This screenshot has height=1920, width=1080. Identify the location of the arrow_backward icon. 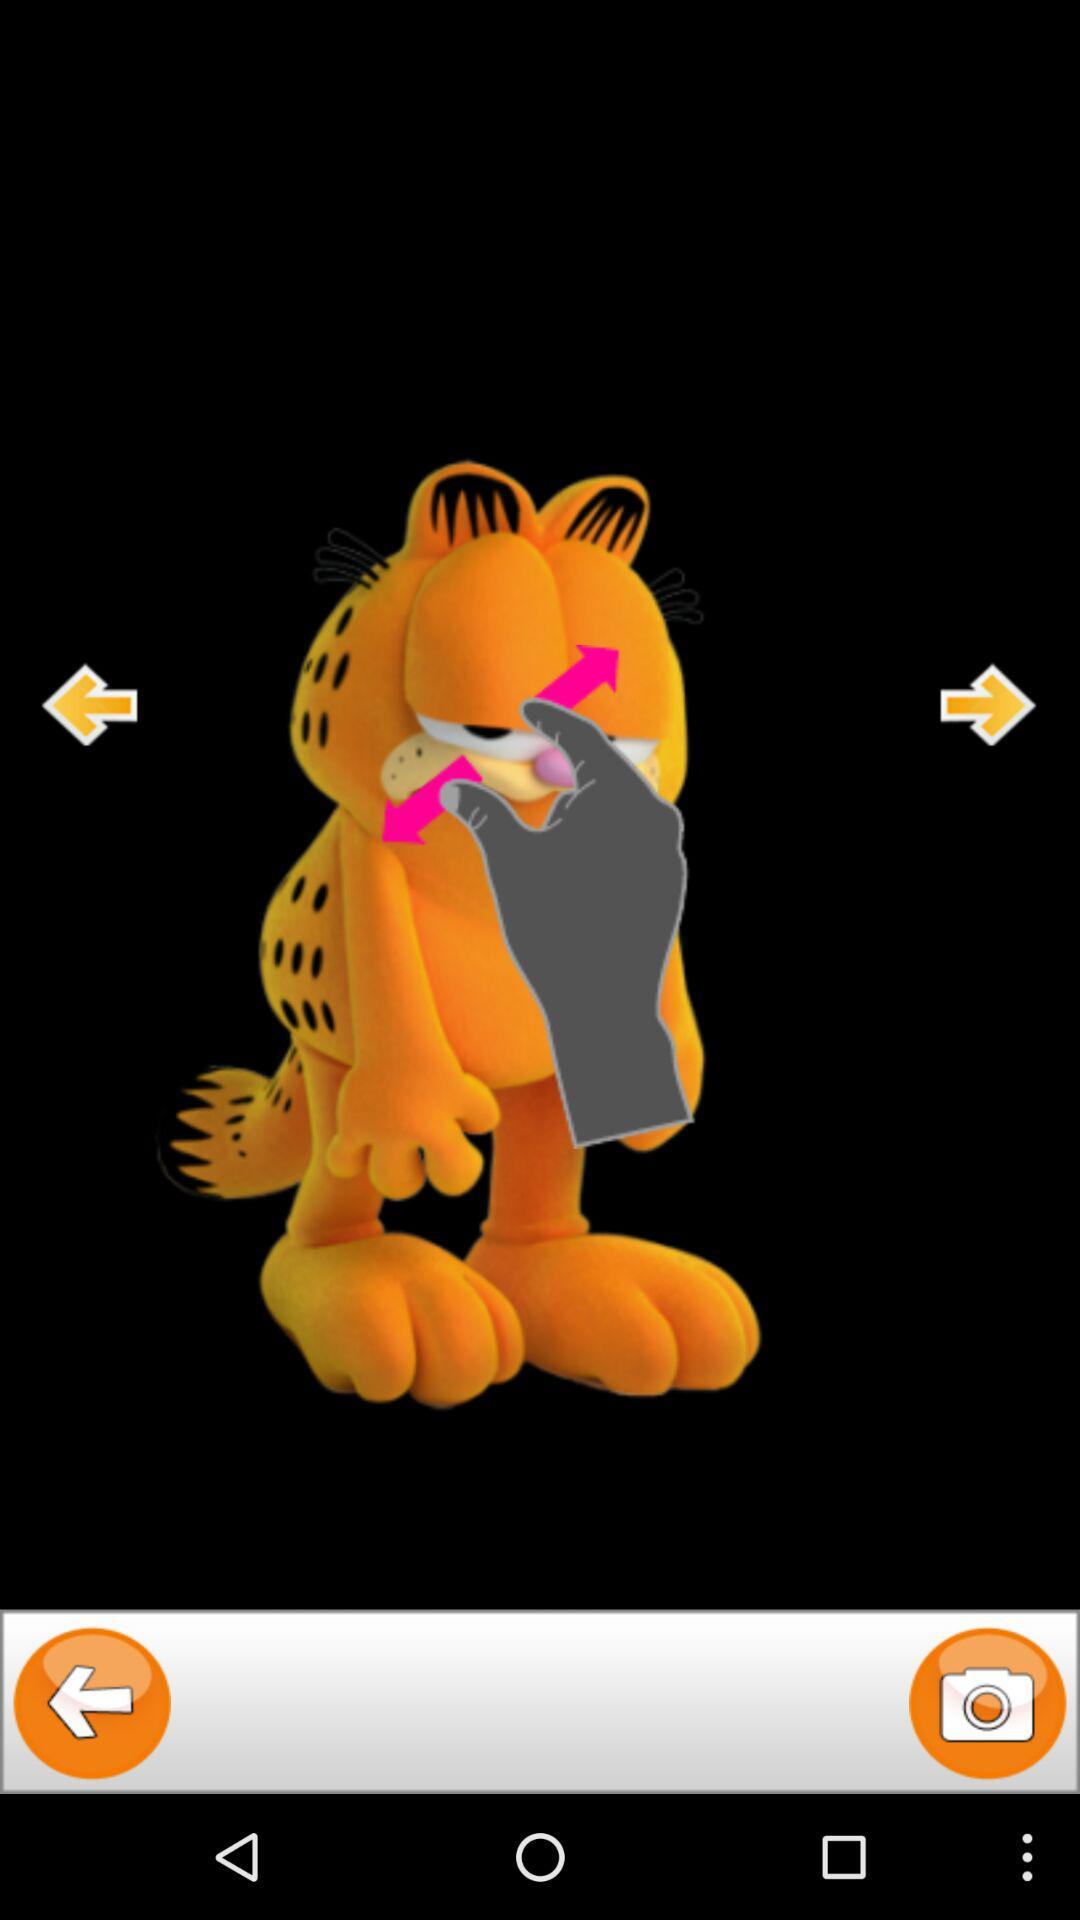
(92, 1821).